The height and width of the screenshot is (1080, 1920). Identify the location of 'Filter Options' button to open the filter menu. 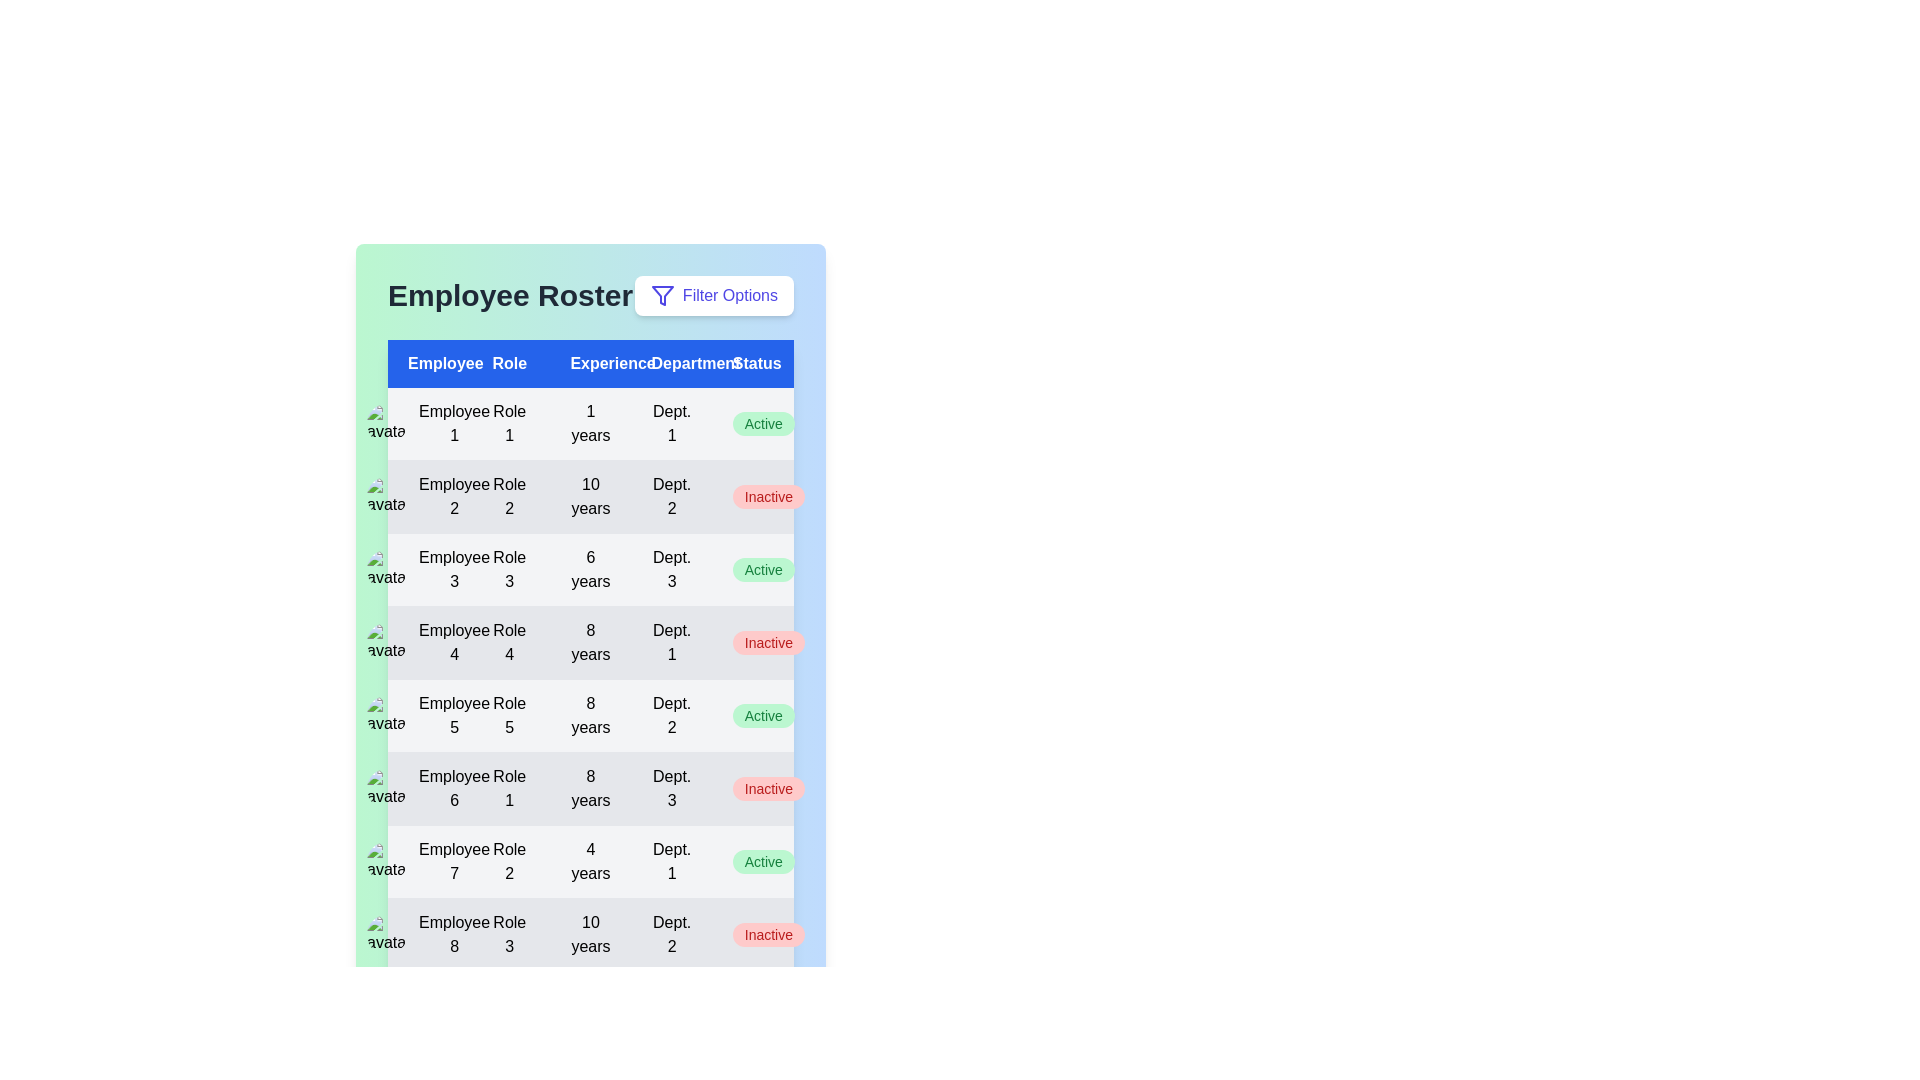
(714, 296).